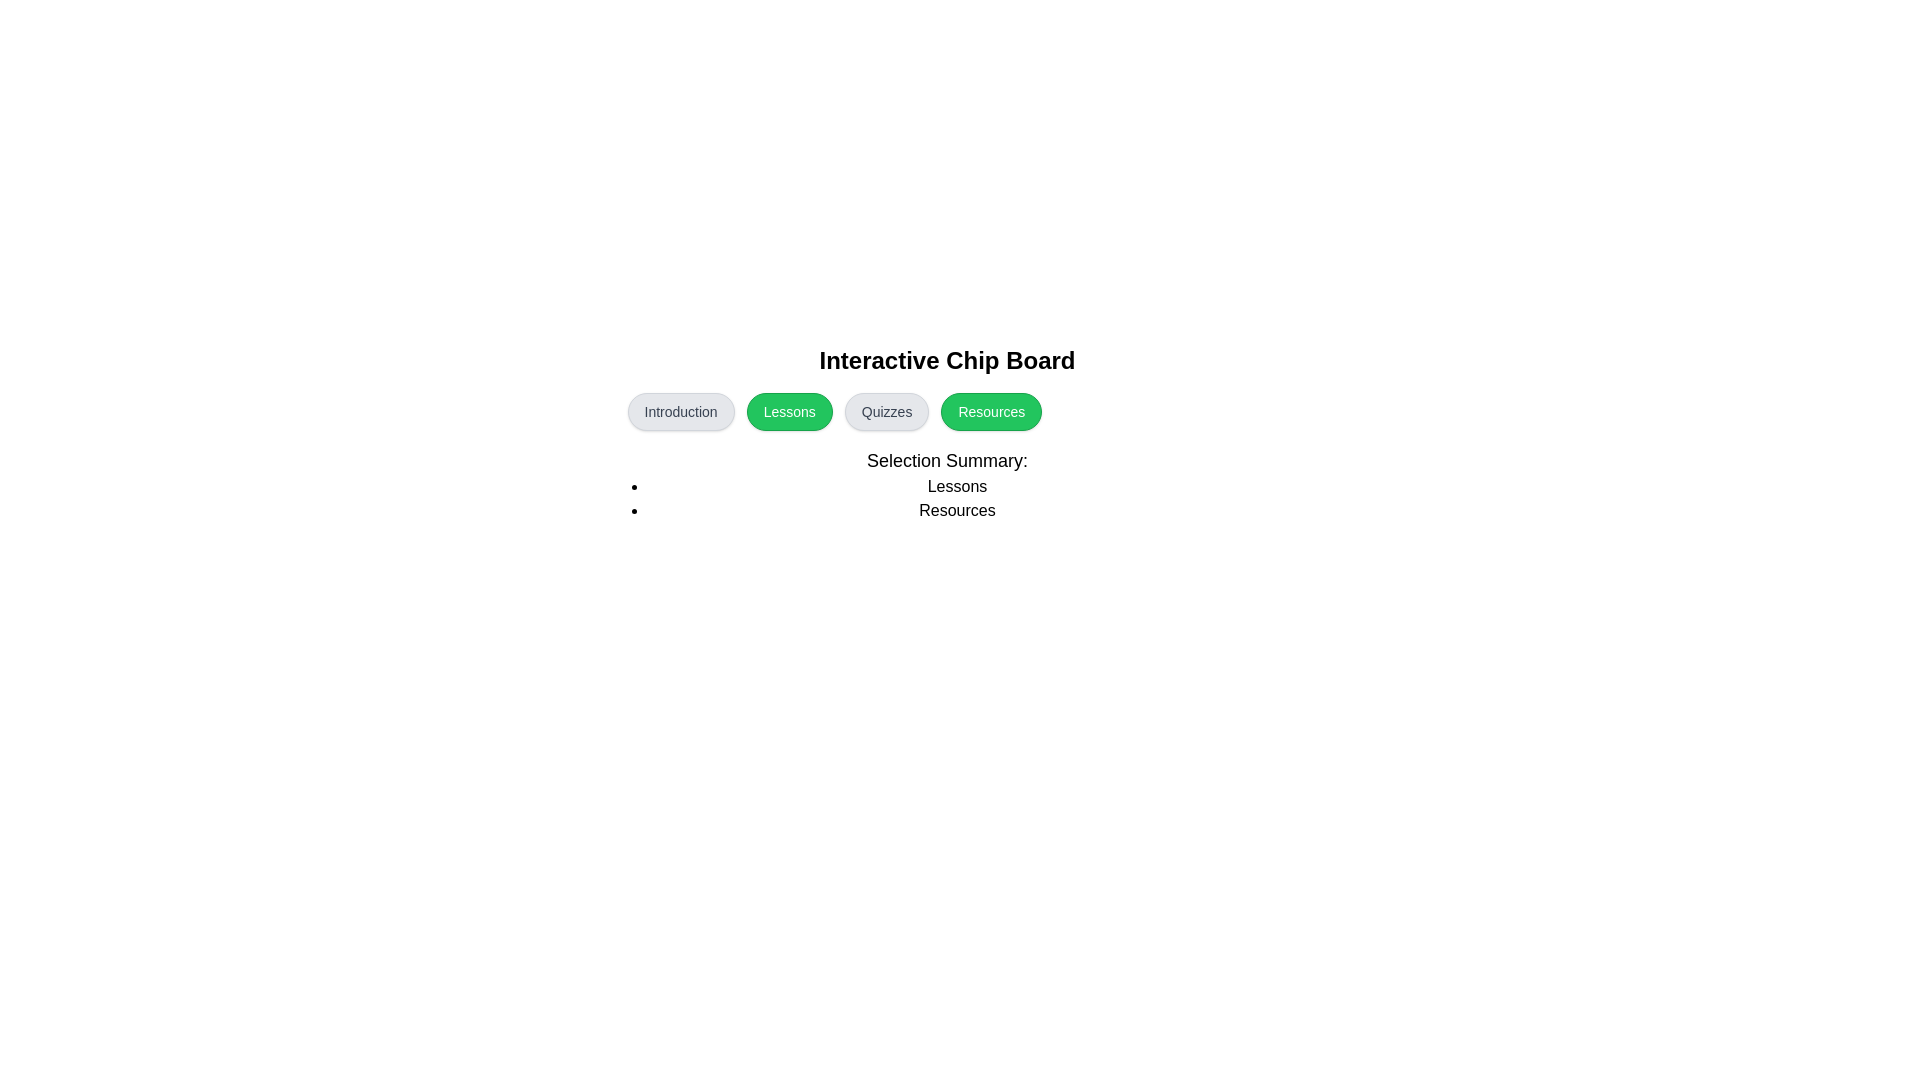 This screenshot has width=1920, height=1080. I want to click on the 'Resources' button, which is the fourth button in a series of interactive options including 'Introduction,' 'Lessons,' and 'Quizzes', so click(991, 411).